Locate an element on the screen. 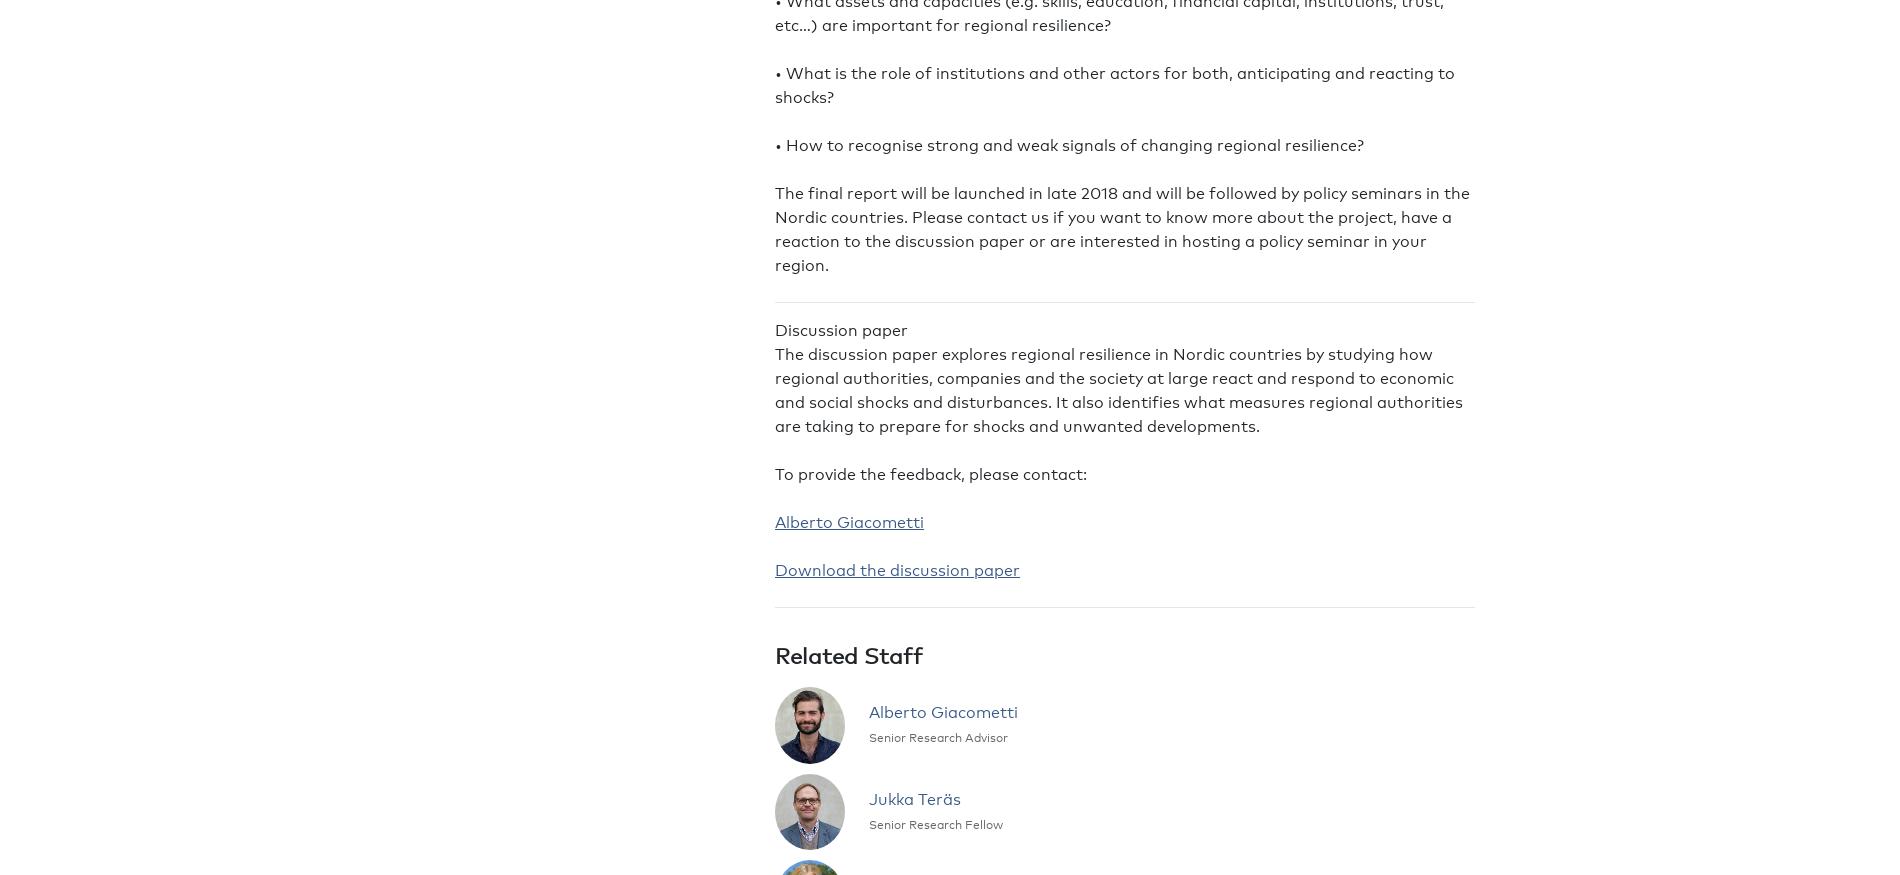 The height and width of the screenshot is (875, 1900). 'Download the discussion paper' is located at coordinates (774, 569).